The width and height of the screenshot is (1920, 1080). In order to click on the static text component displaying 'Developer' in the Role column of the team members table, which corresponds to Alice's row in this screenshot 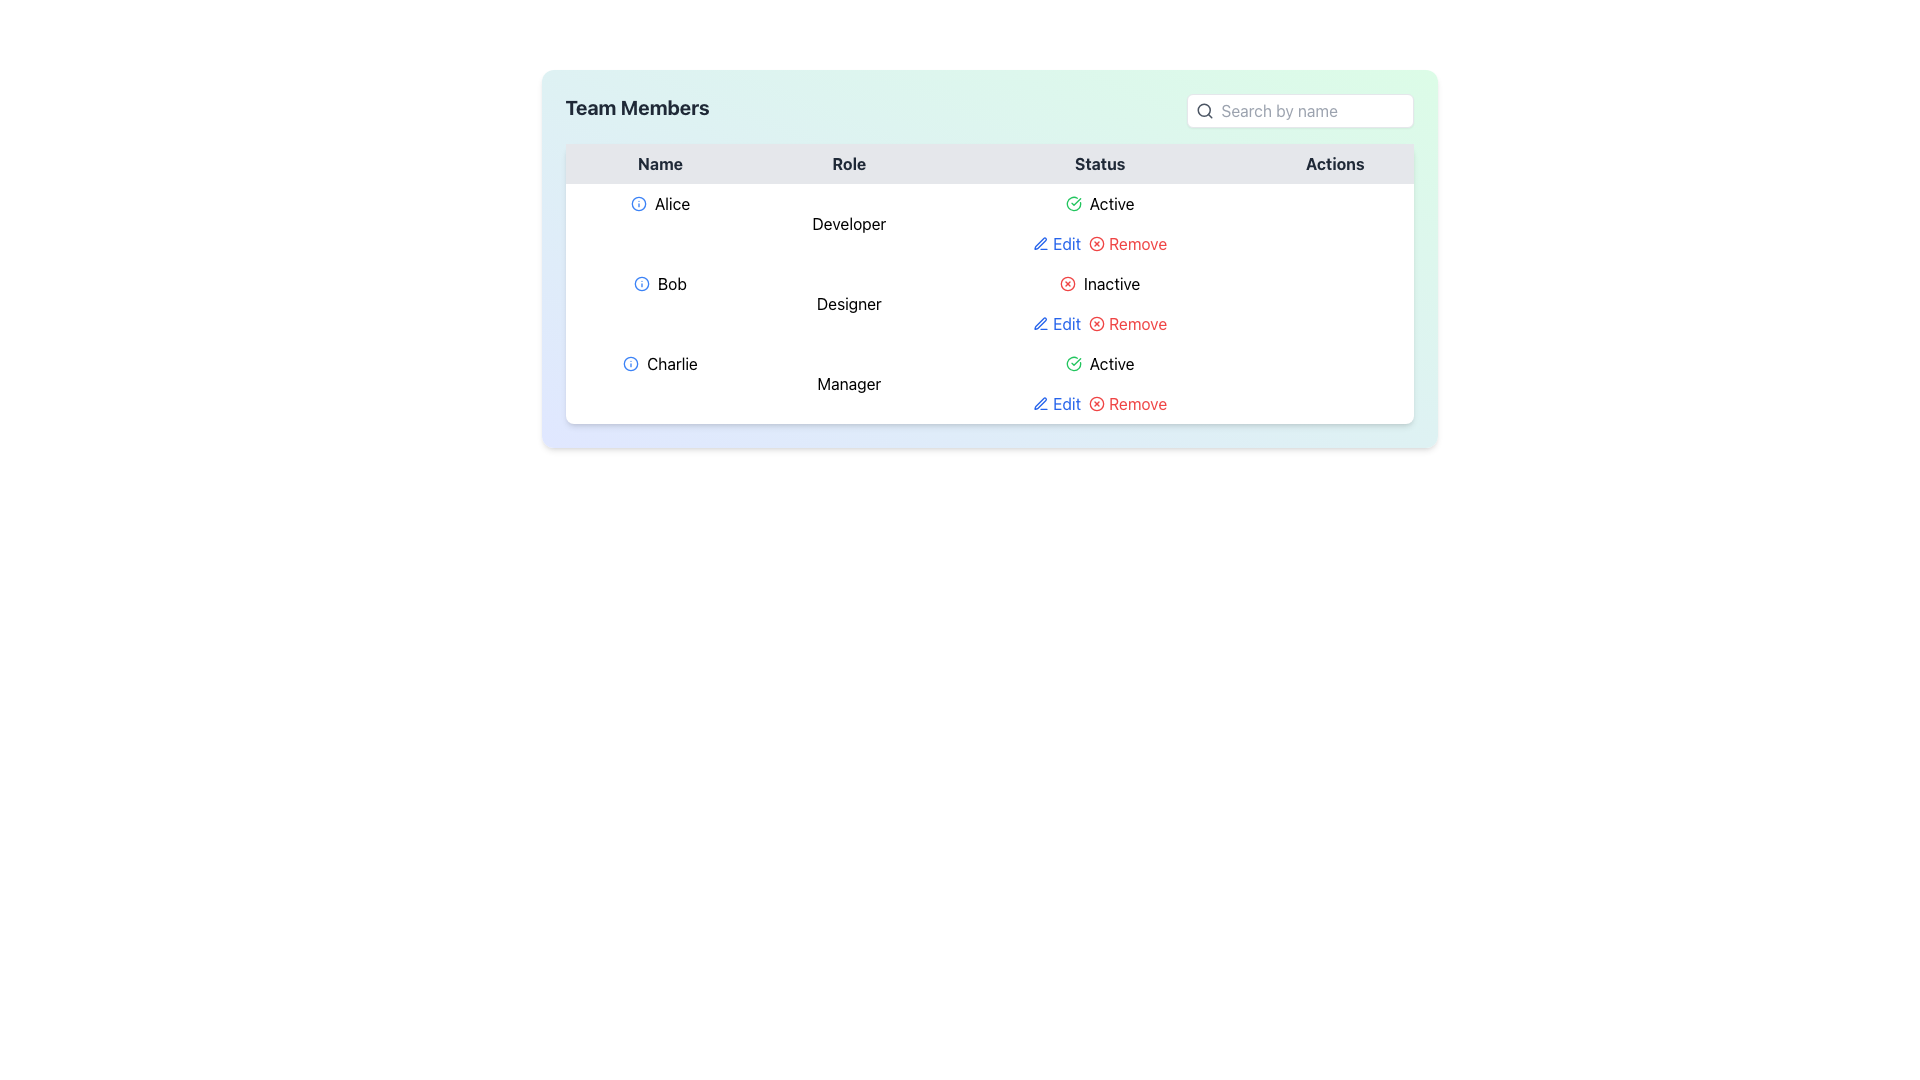, I will do `click(849, 223)`.